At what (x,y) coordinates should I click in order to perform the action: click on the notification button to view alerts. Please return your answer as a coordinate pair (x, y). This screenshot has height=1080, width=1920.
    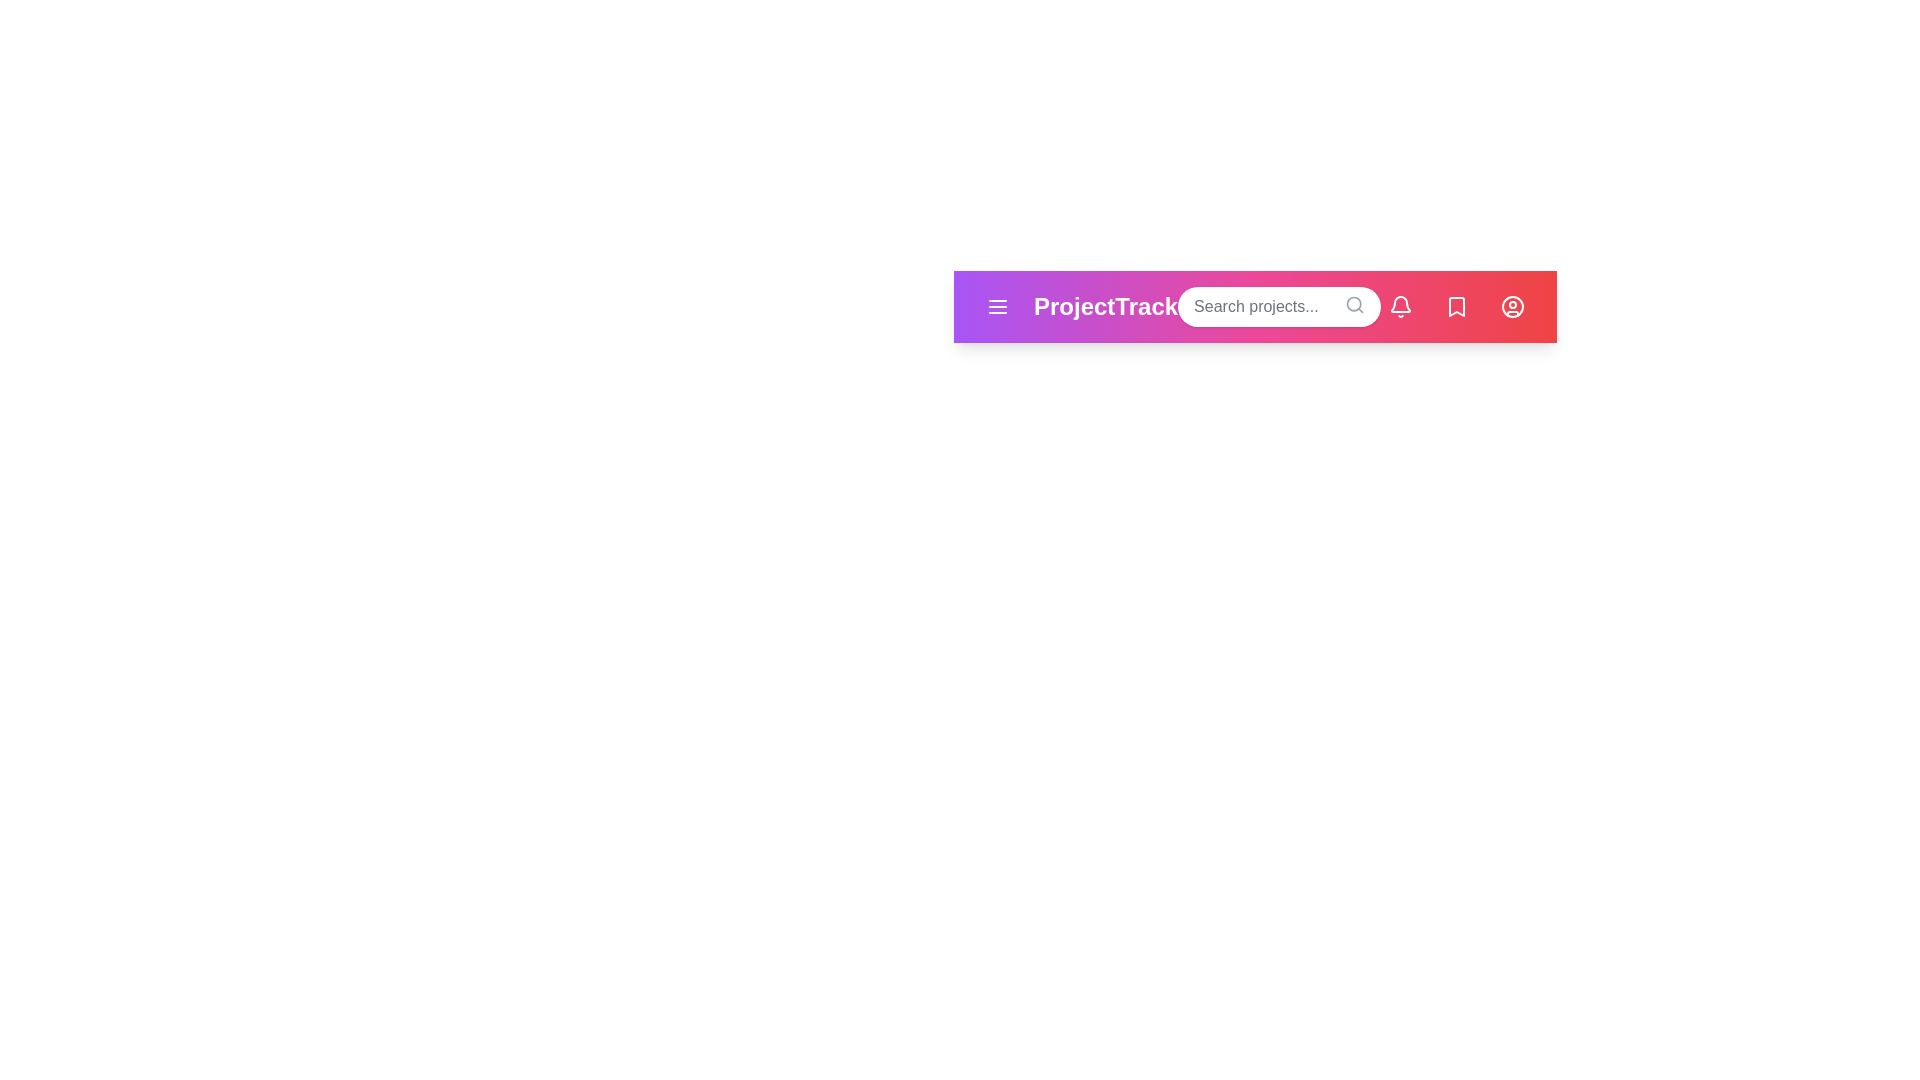
    Looking at the image, I should click on (1400, 307).